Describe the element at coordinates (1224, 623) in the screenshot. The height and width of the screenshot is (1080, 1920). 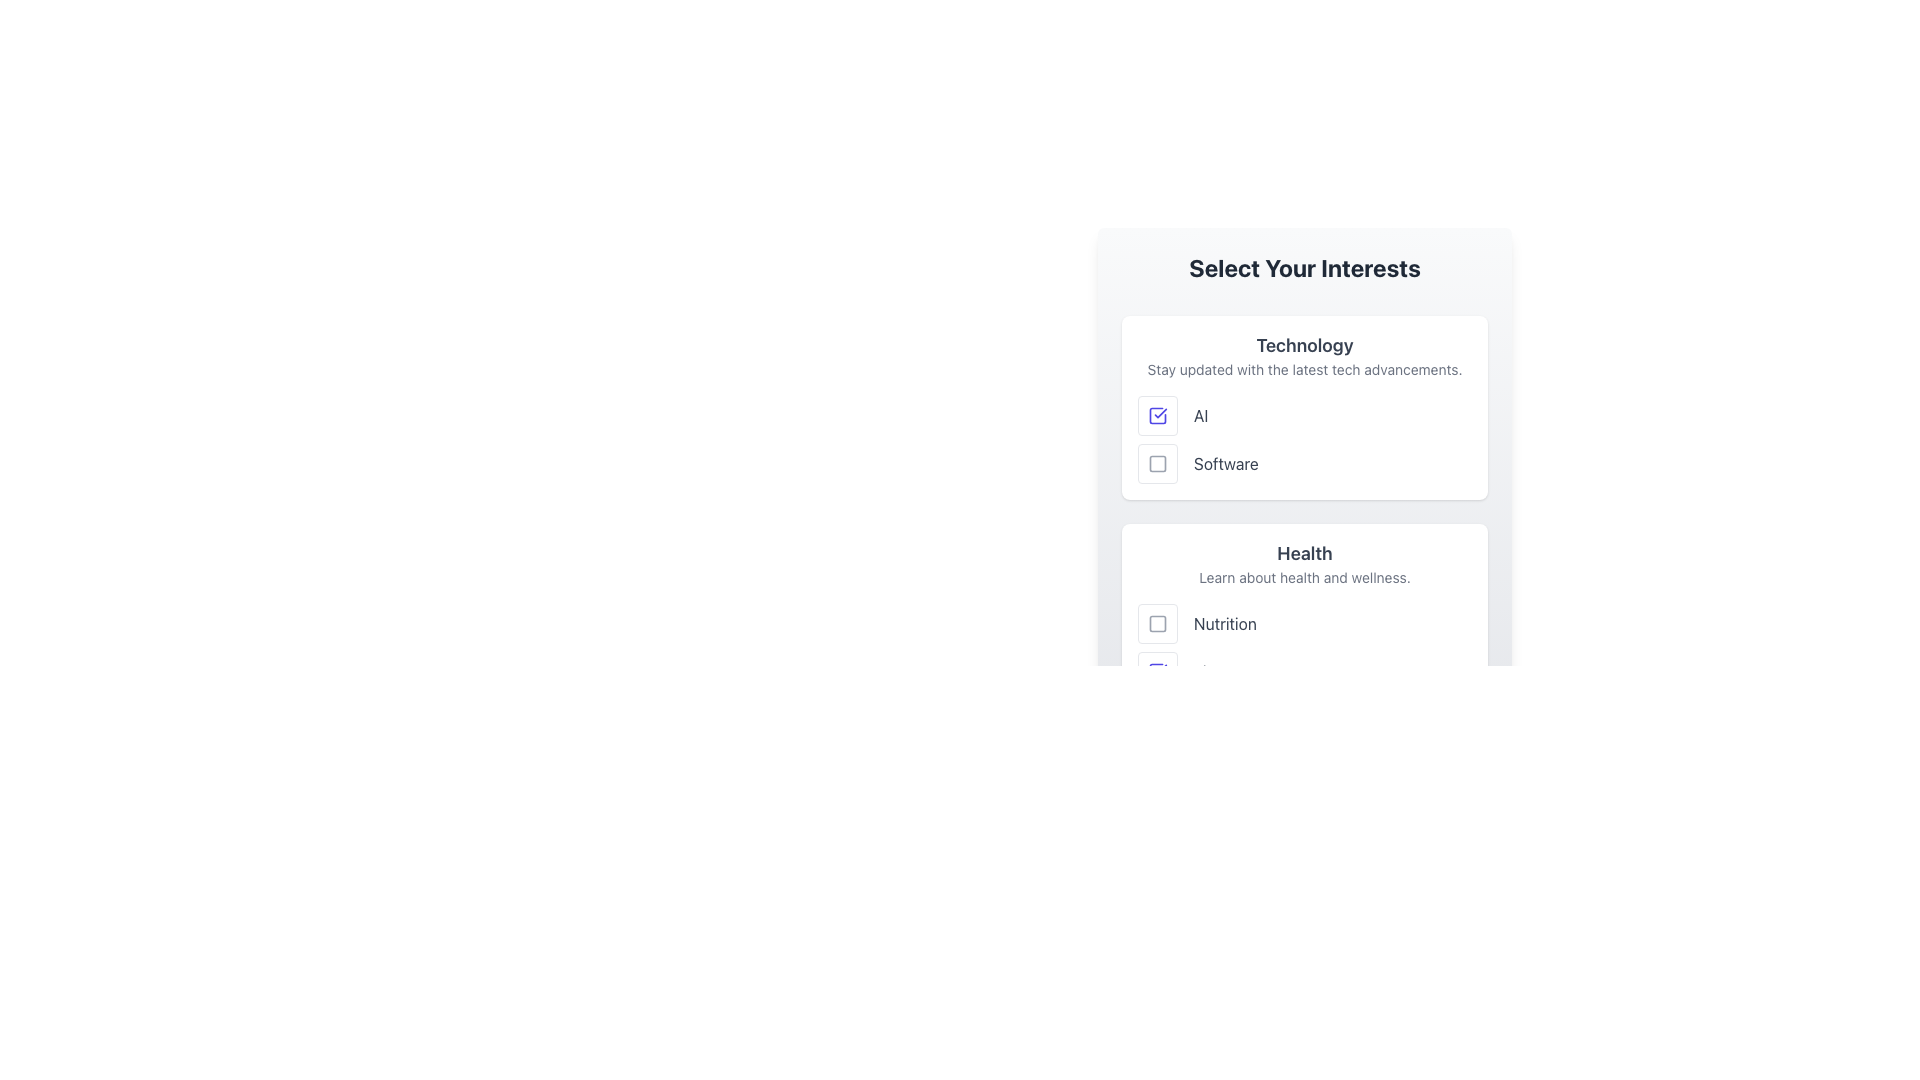
I see `the 'Nutrition' text label styled in gray, located in the 'Select Your Interests' panel under the 'Health' section, positioned to the right of a checkbox icon` at that location.